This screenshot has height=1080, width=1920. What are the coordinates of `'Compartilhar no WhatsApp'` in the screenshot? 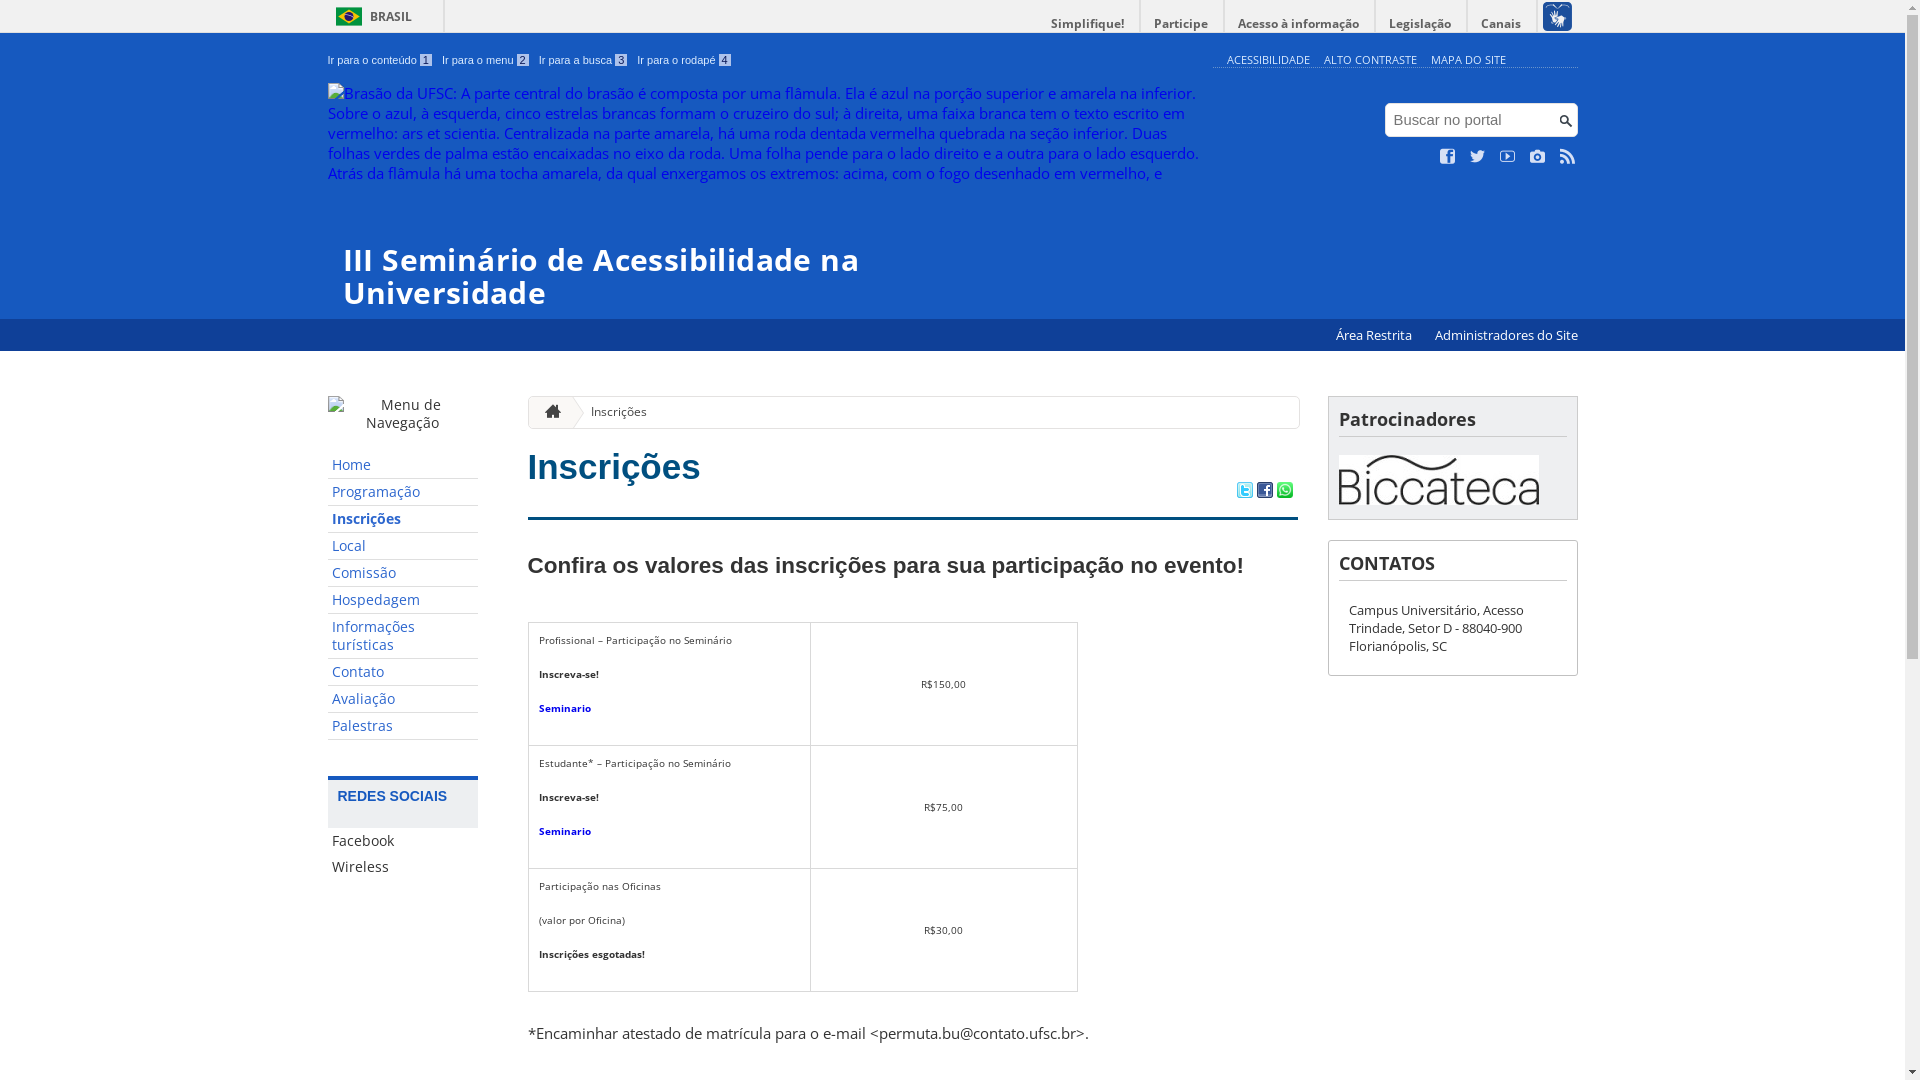 It's located at (1283, 492).